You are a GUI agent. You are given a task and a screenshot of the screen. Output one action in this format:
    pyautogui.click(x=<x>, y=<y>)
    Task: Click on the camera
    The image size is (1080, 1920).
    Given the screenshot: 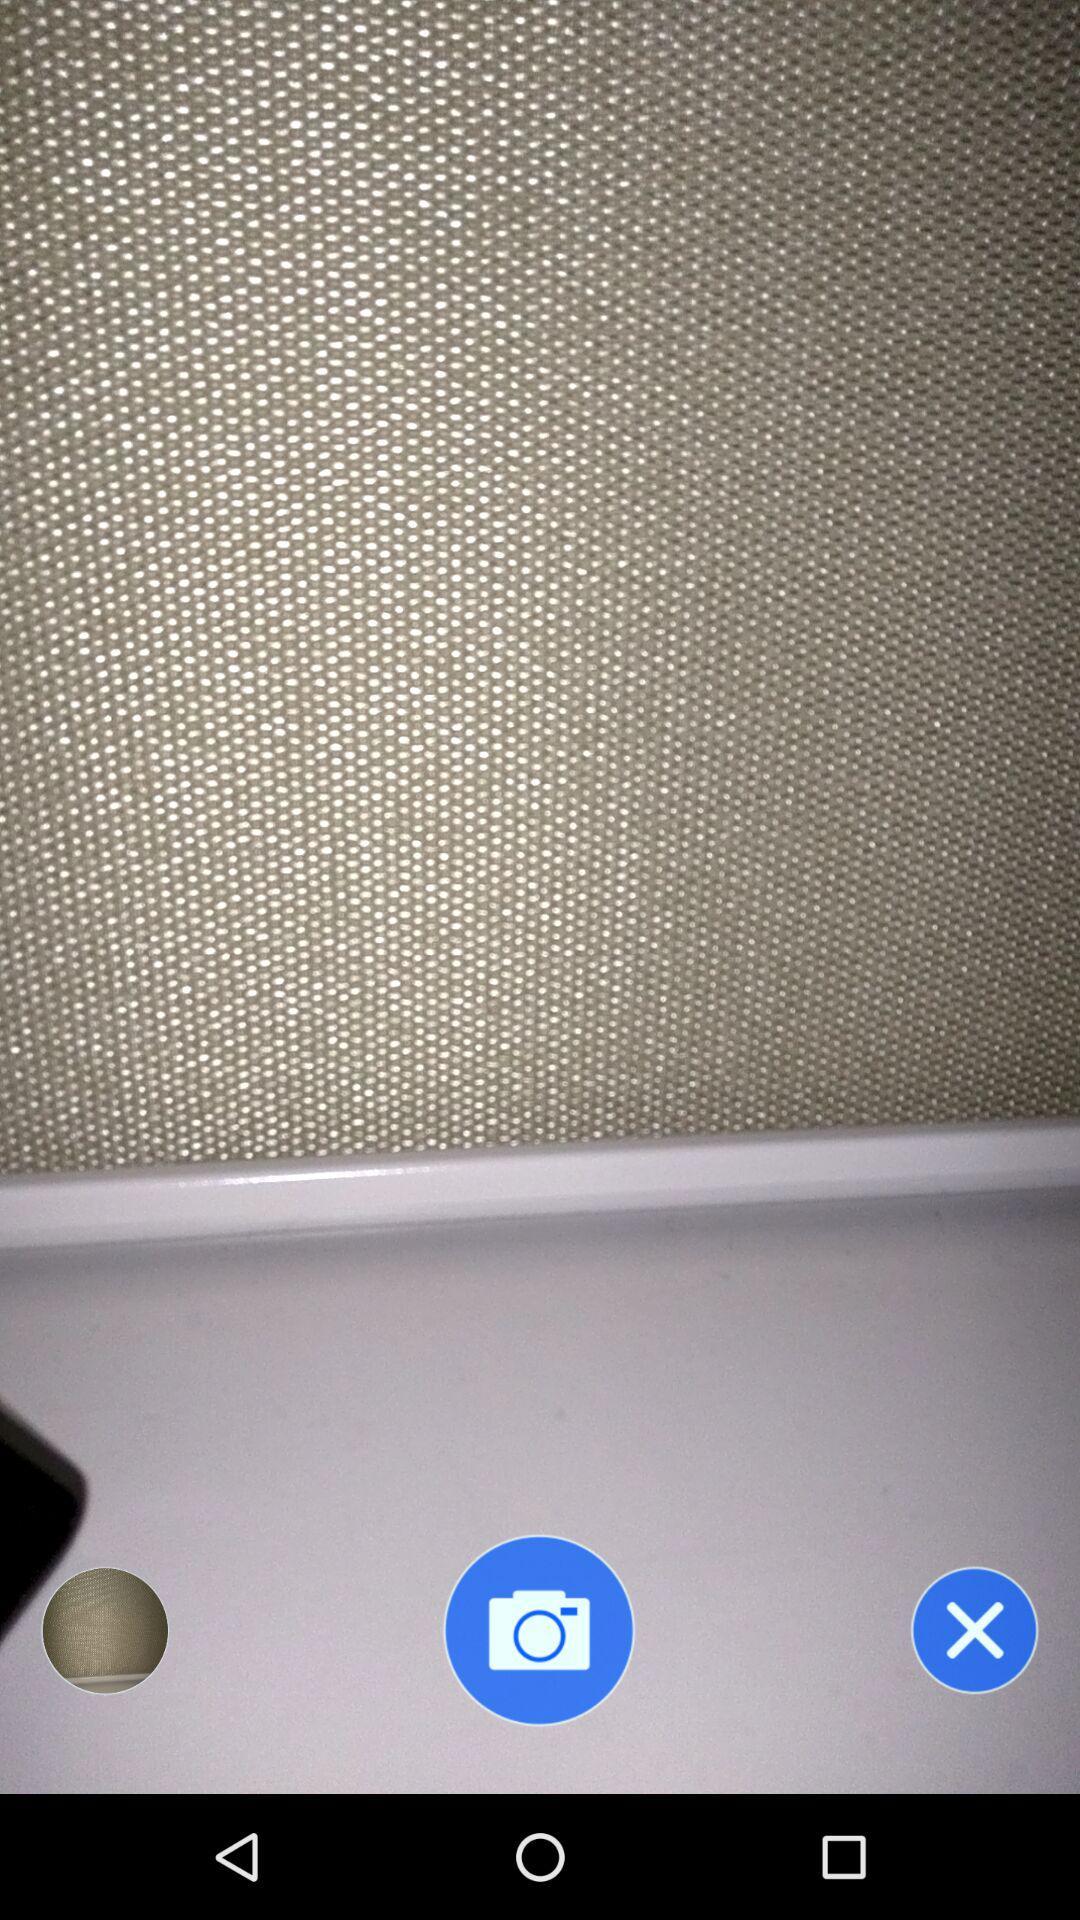 What is the action you would take?
    pyautogui.click(x=538, y=1630)
    